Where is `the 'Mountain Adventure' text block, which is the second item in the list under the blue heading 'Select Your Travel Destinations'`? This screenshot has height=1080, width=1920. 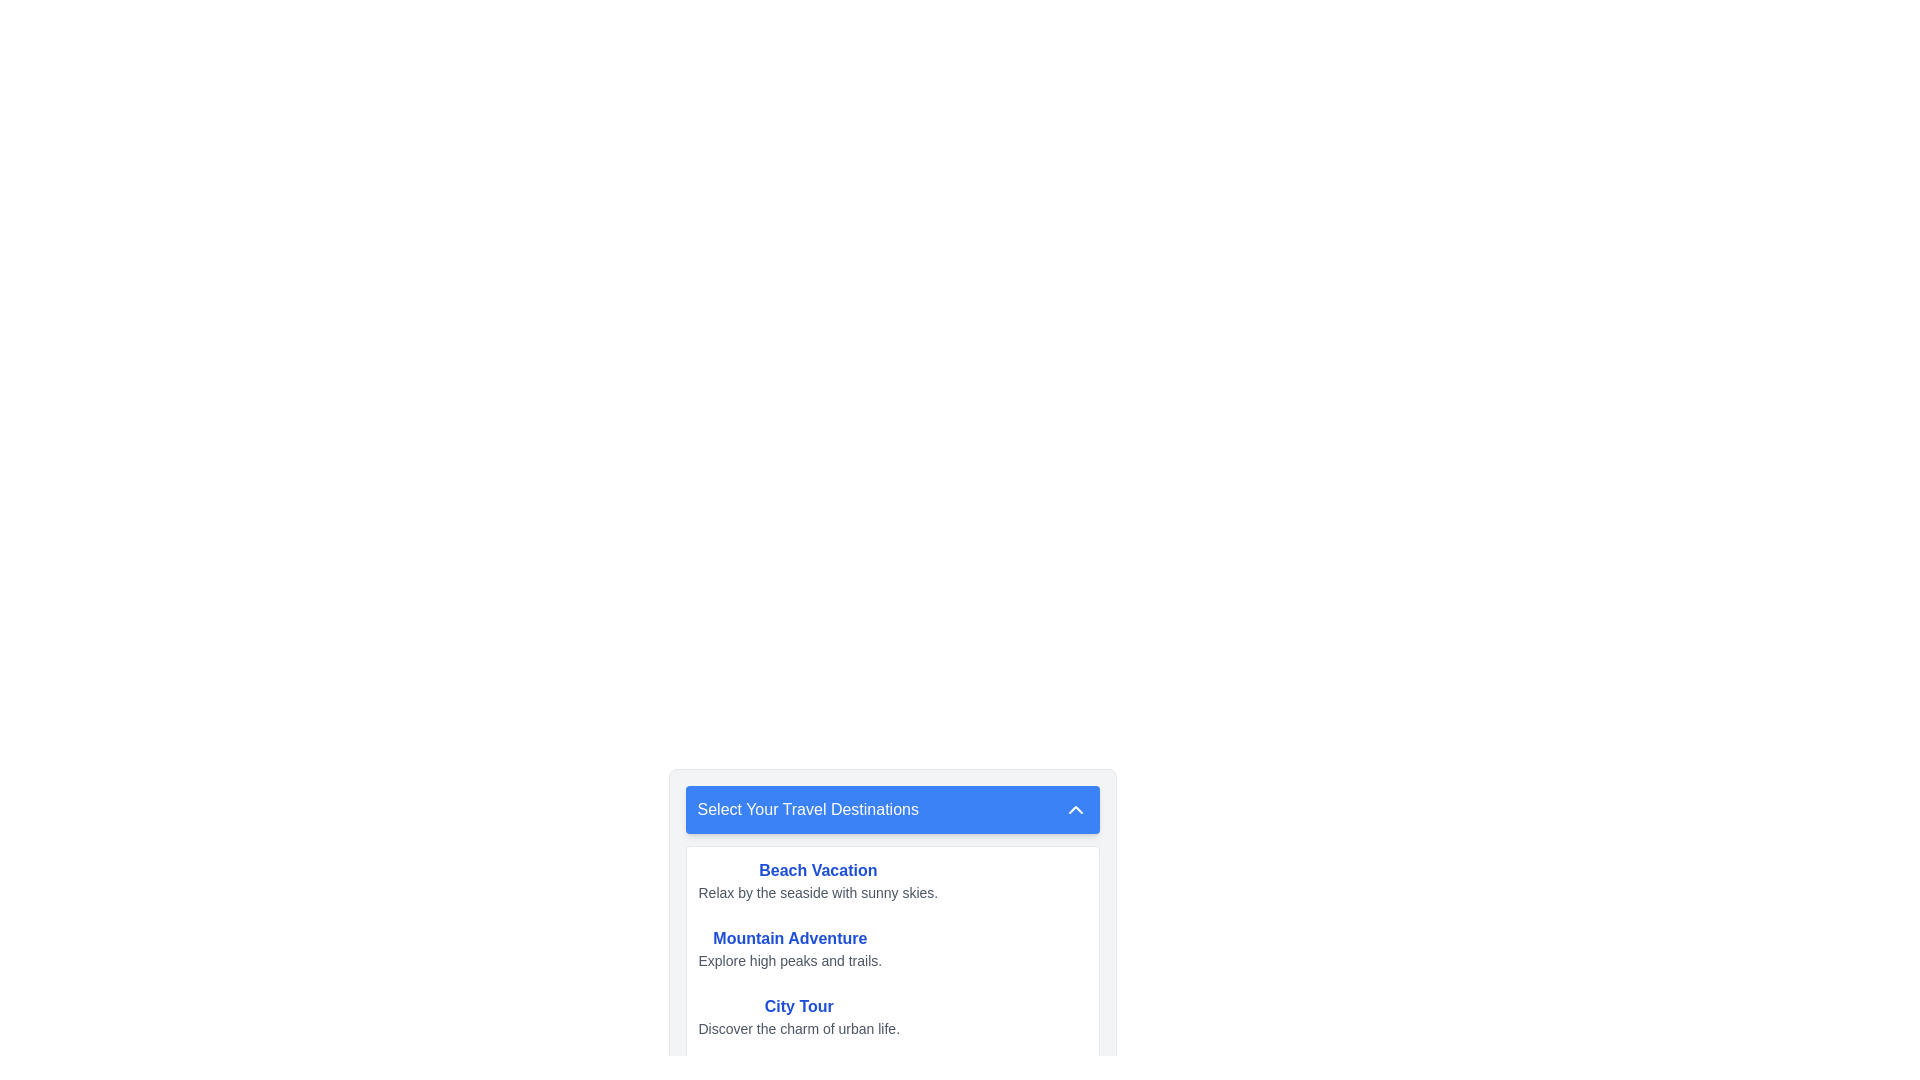
the 'Mountain Adventure' text block, which is the second item in the list under the blue heading 'Select Your Travel Destinations' is located at coordinates (789, 947).